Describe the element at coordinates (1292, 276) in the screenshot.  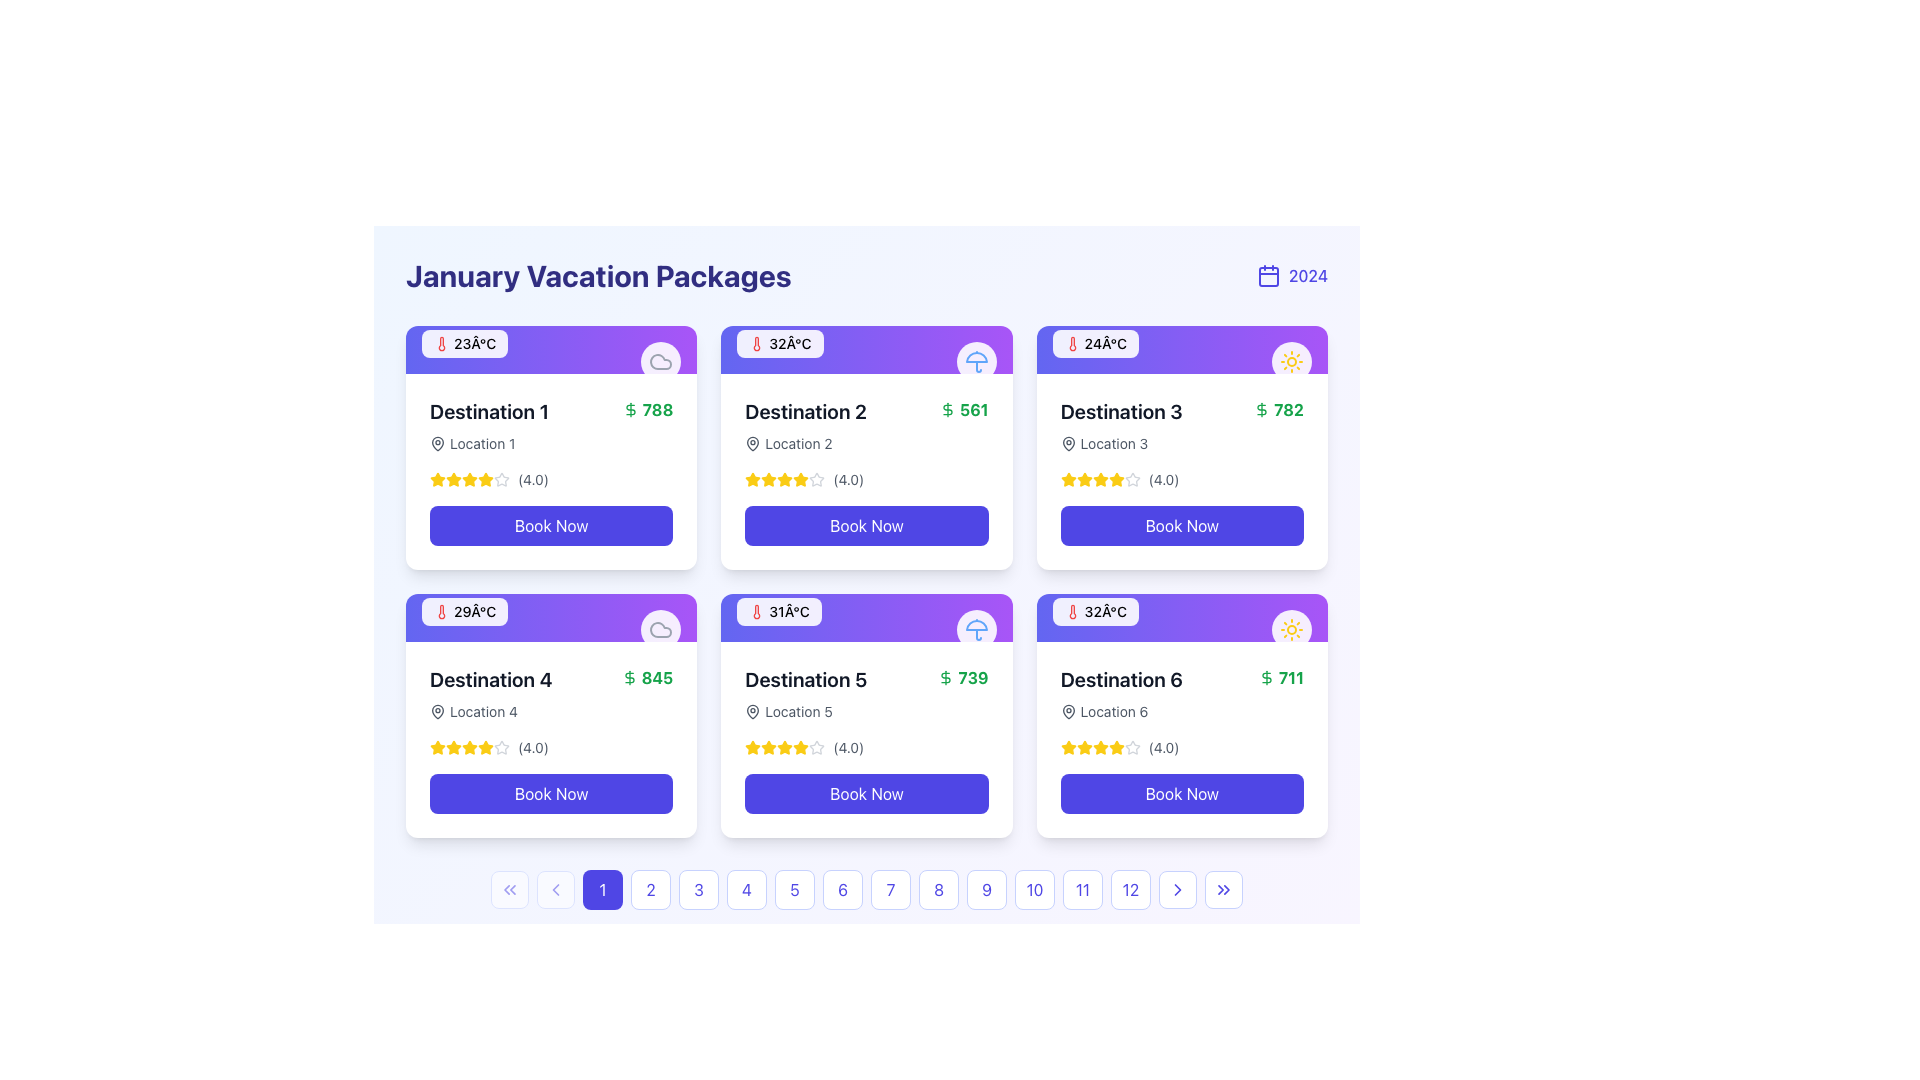
I see `the visual indicator element displaying the year '2024', located in the top-right corner of the interface, aligned with the 'January Vacation Packages' header` at that location.